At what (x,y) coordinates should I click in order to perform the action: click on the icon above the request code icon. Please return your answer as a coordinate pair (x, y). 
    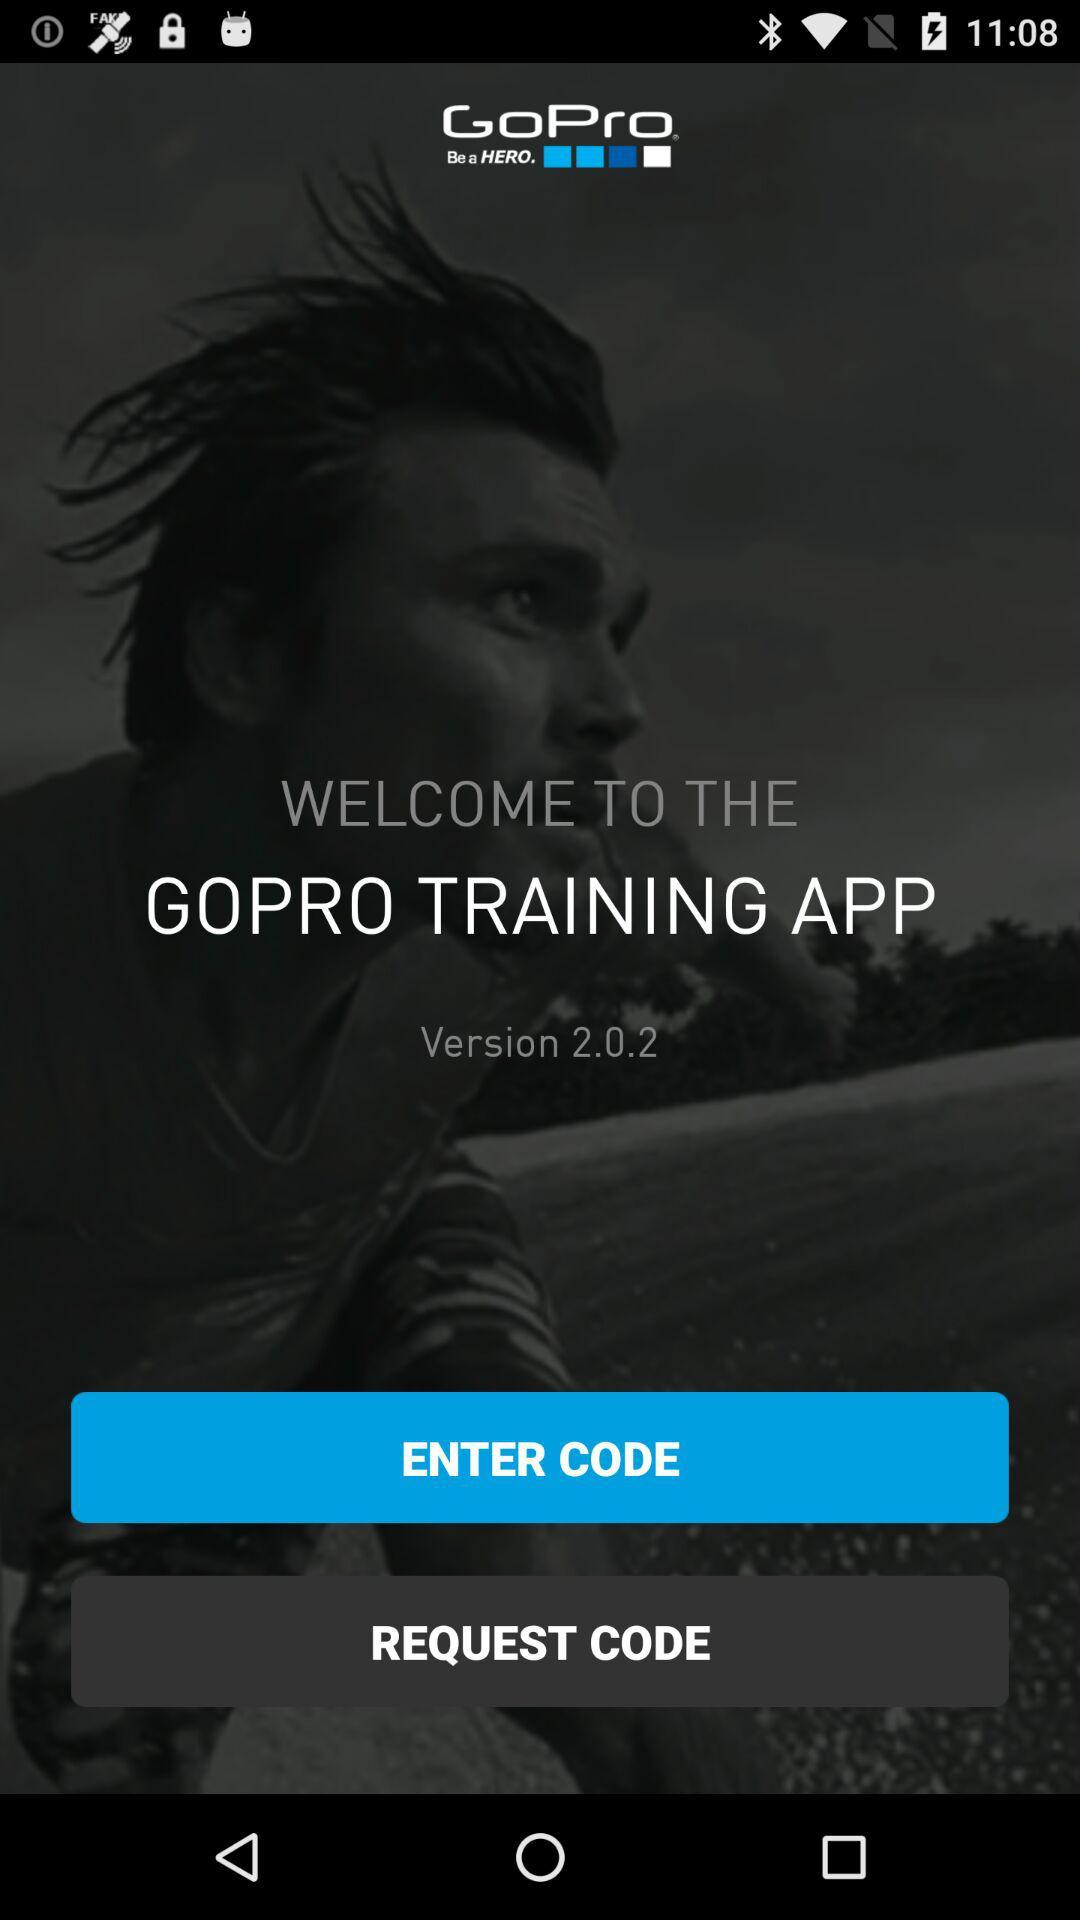
    Looking at the image, I should click on (540, 1457).